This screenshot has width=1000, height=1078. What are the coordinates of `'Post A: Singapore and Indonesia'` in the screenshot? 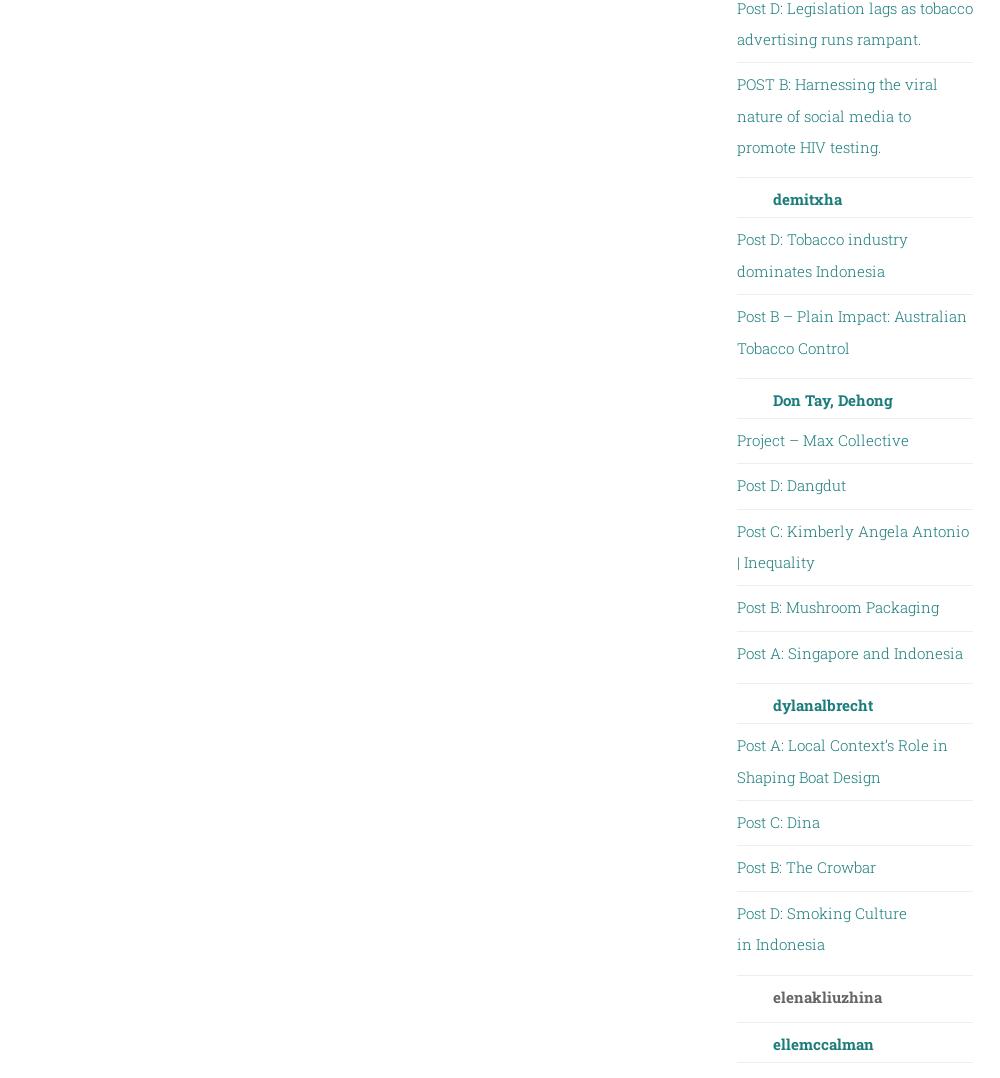 It's located at (848, 650).